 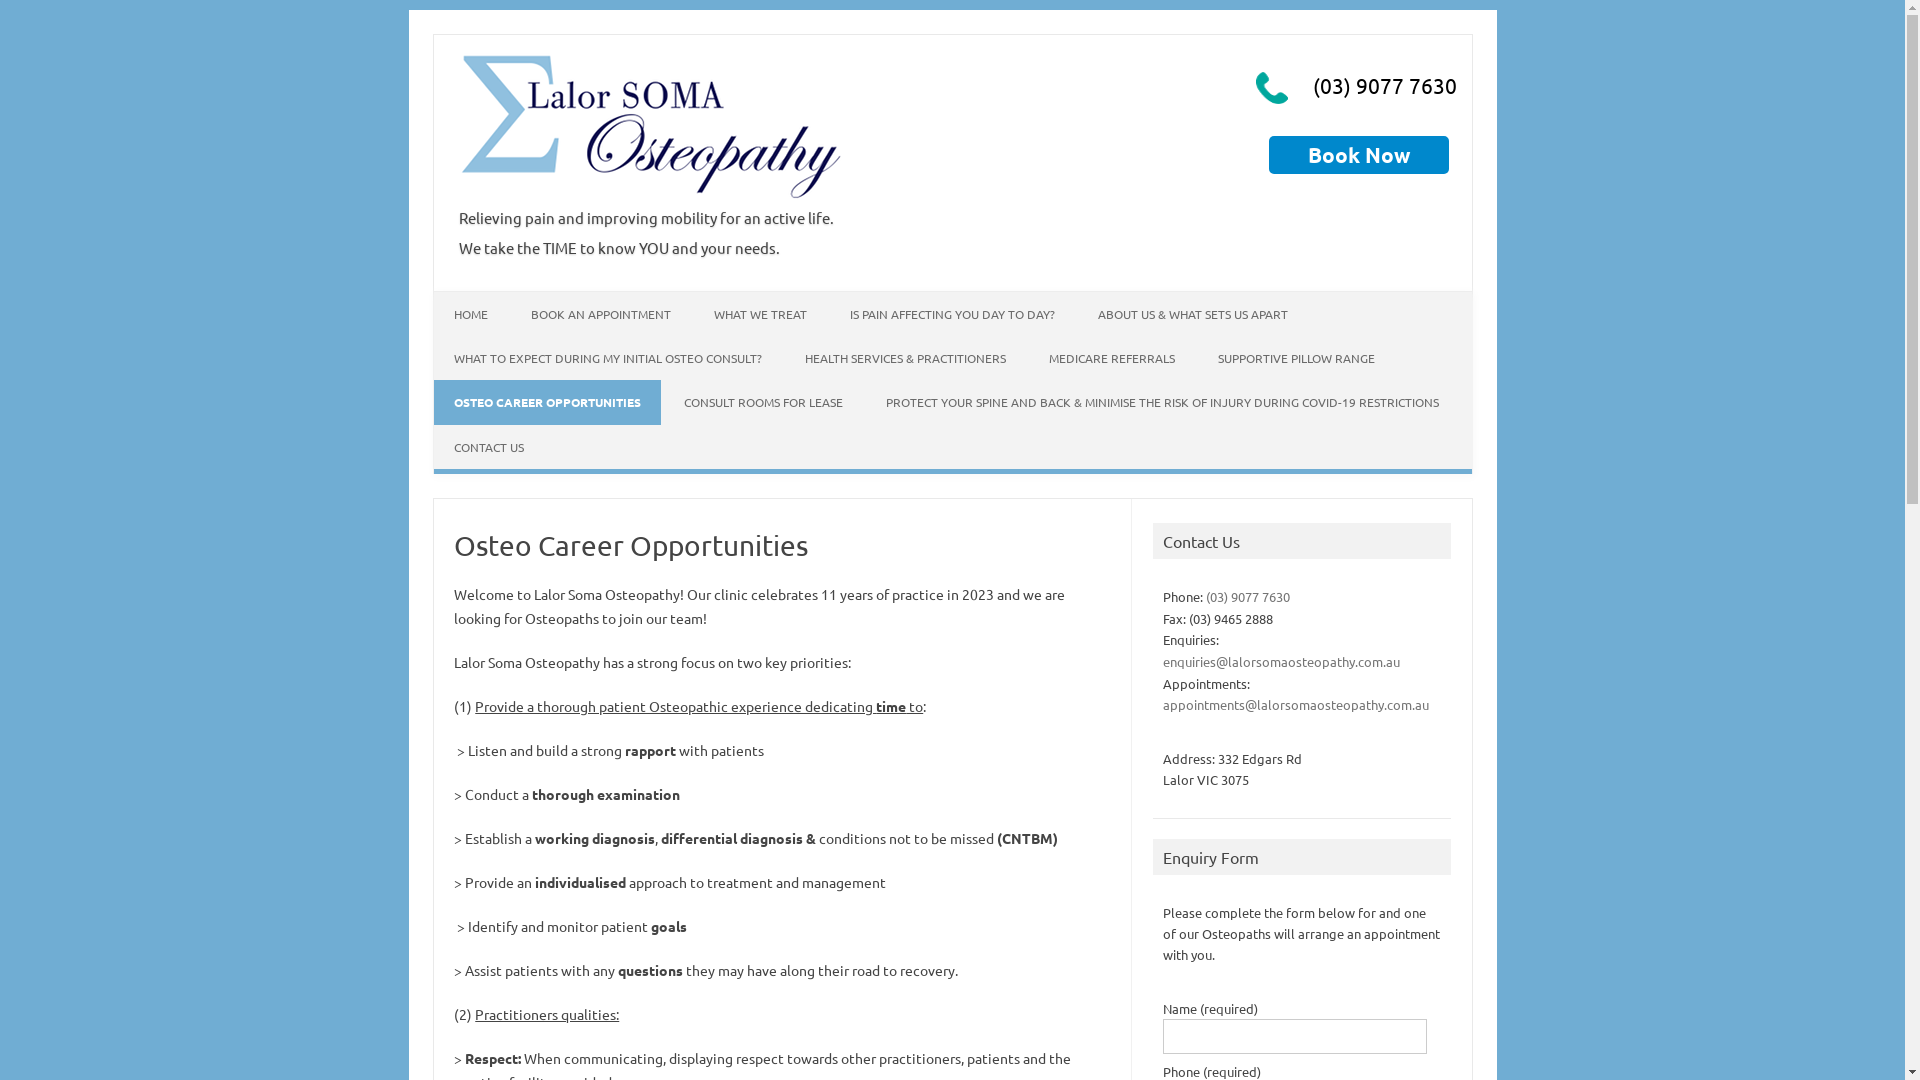 What do you see at coordinates (1193, 313) in the screenshot?
I see `'ABOUT US & WHAT SETS US APART'` at bounding box center [1193, 313].